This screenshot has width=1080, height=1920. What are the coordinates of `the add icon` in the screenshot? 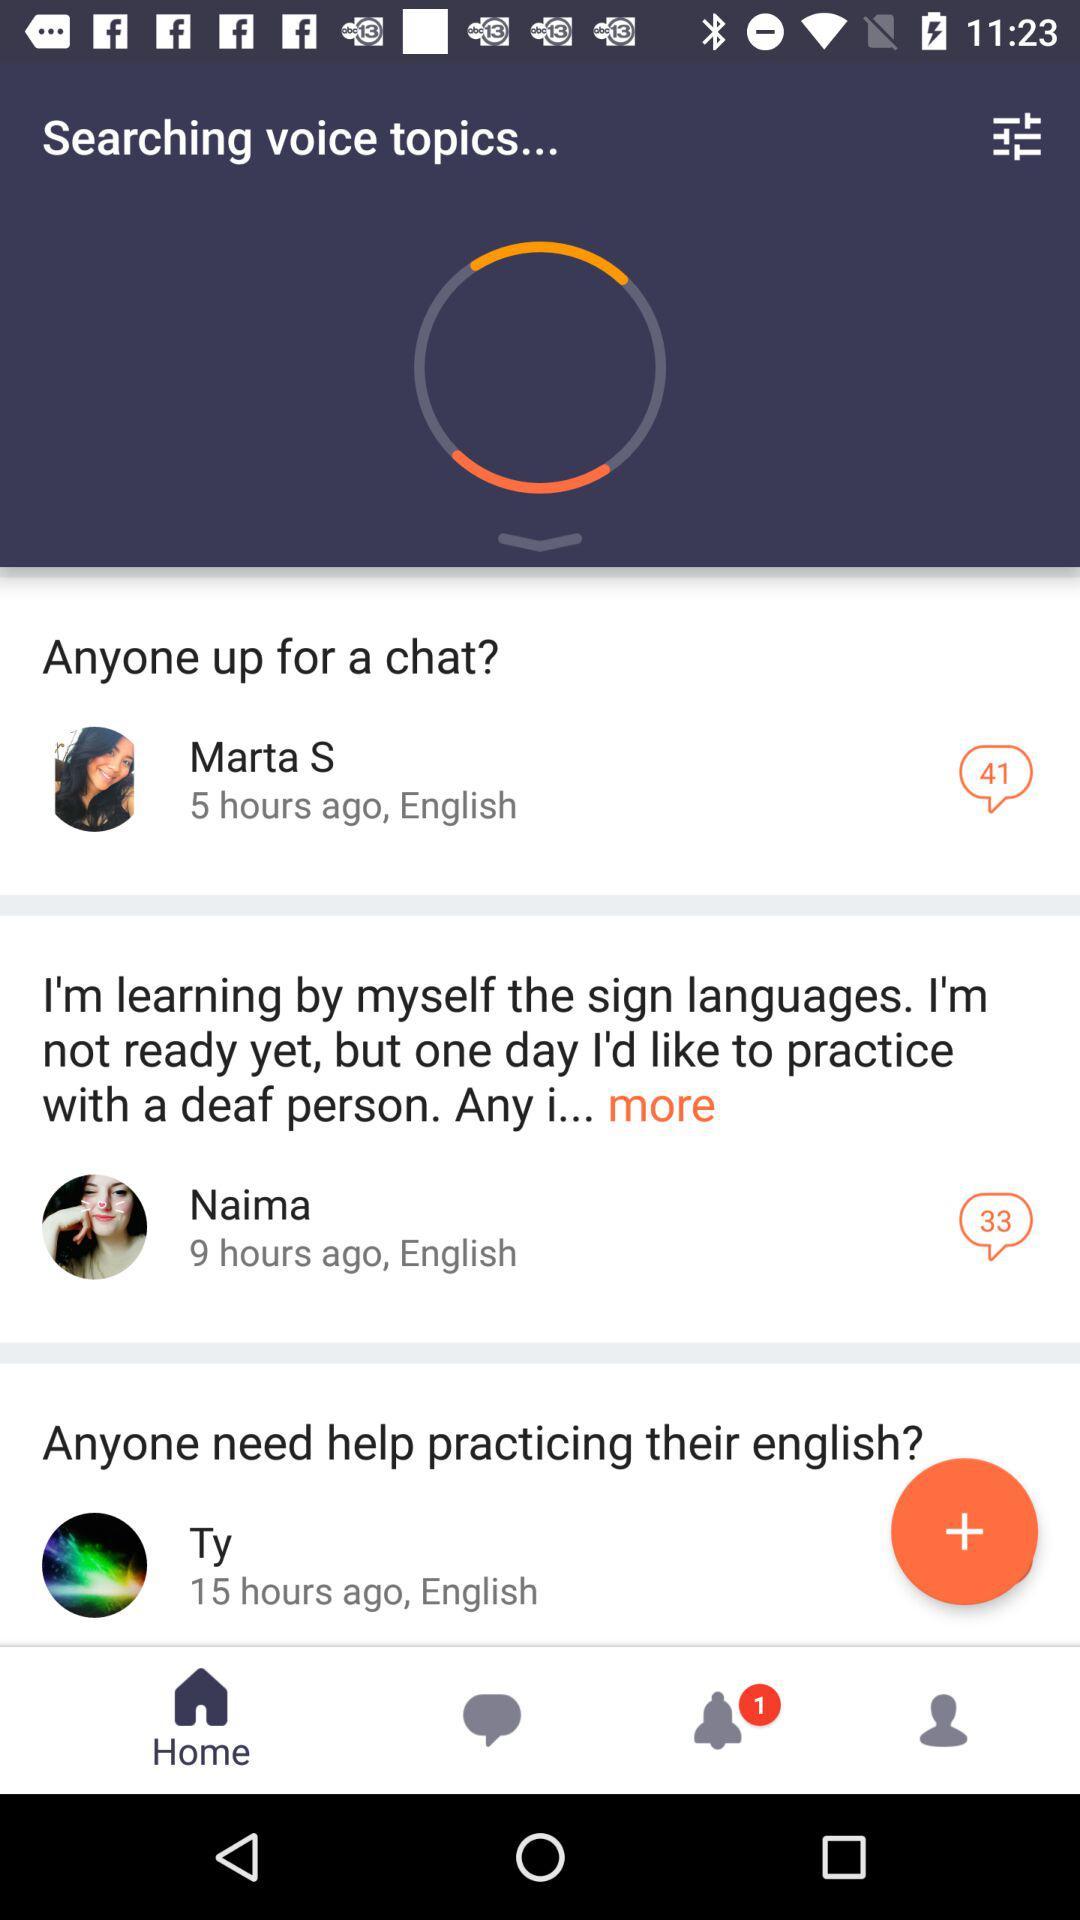 It's located at (963, 1530).